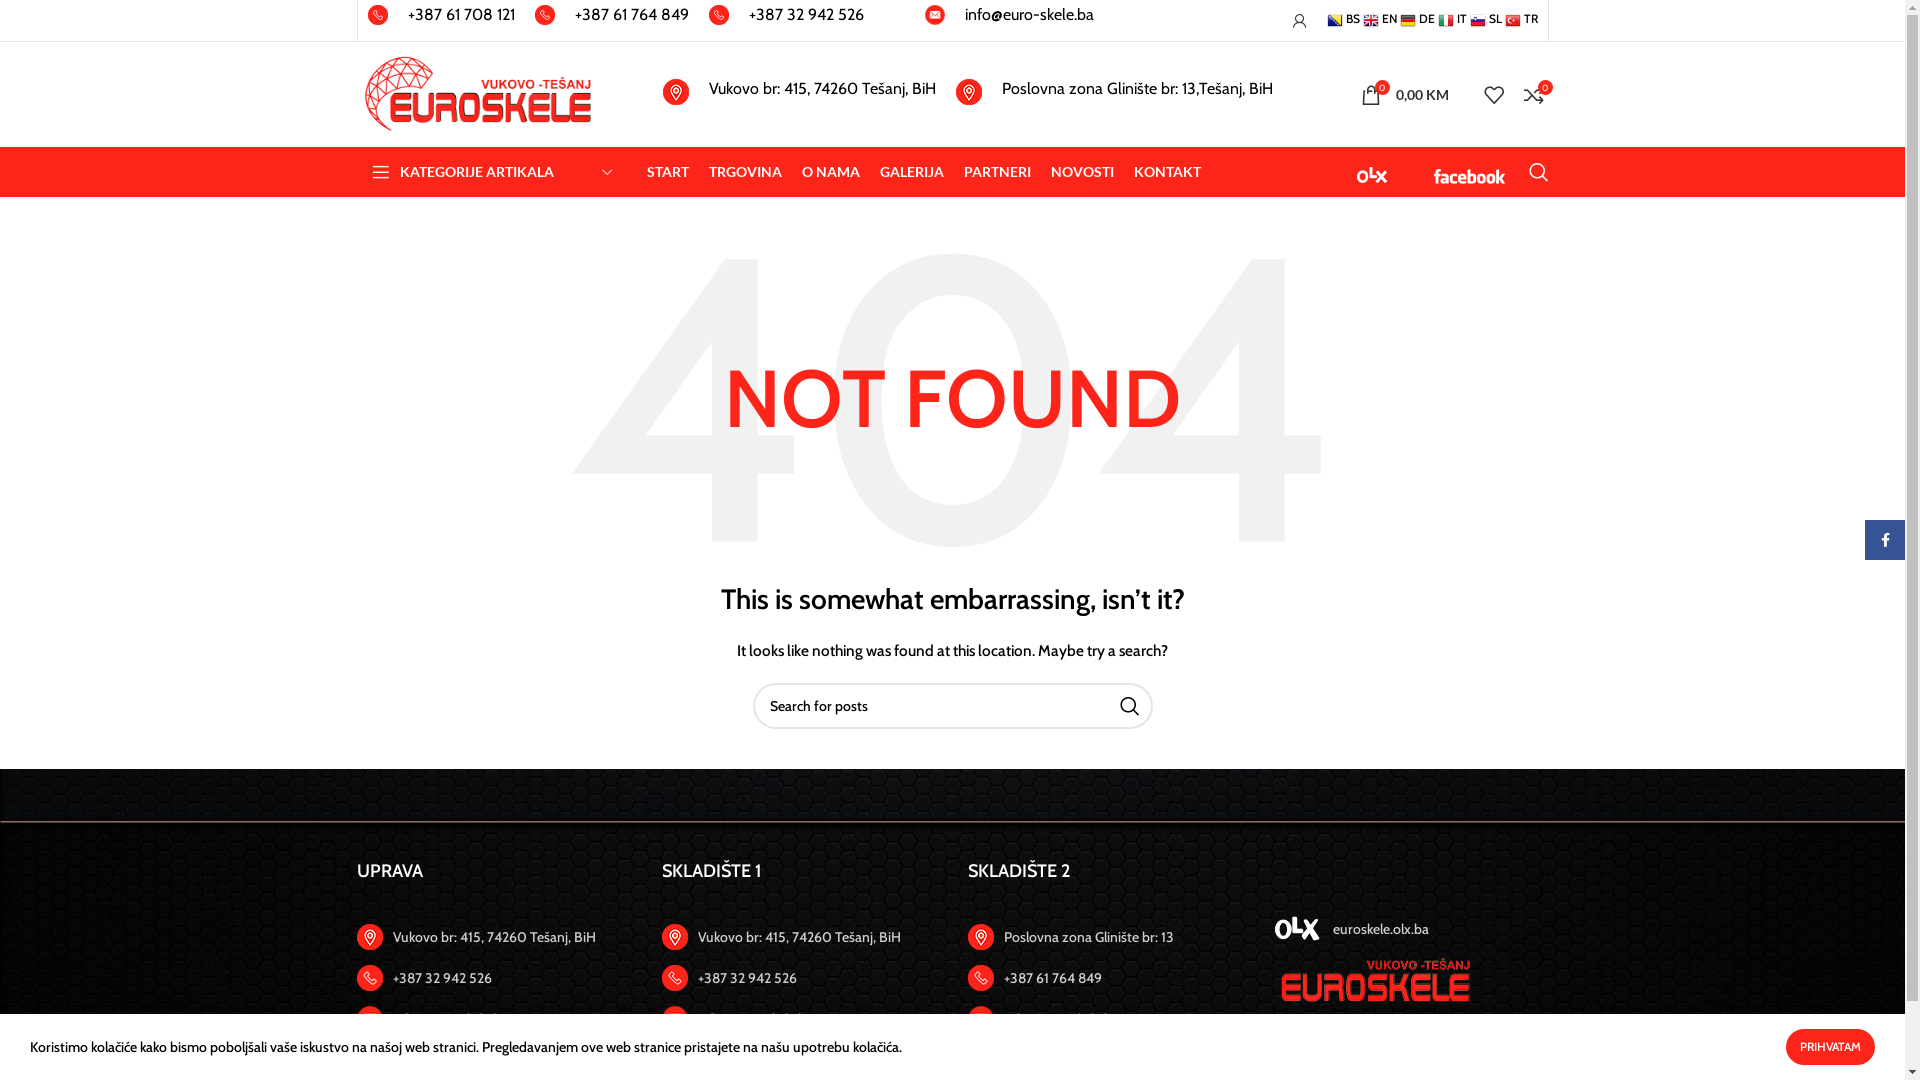 This screenshot has height=1080, width=1920. Describe the element at coordinates (1533, 93) in the screenshot. I see `'0'` at that location.